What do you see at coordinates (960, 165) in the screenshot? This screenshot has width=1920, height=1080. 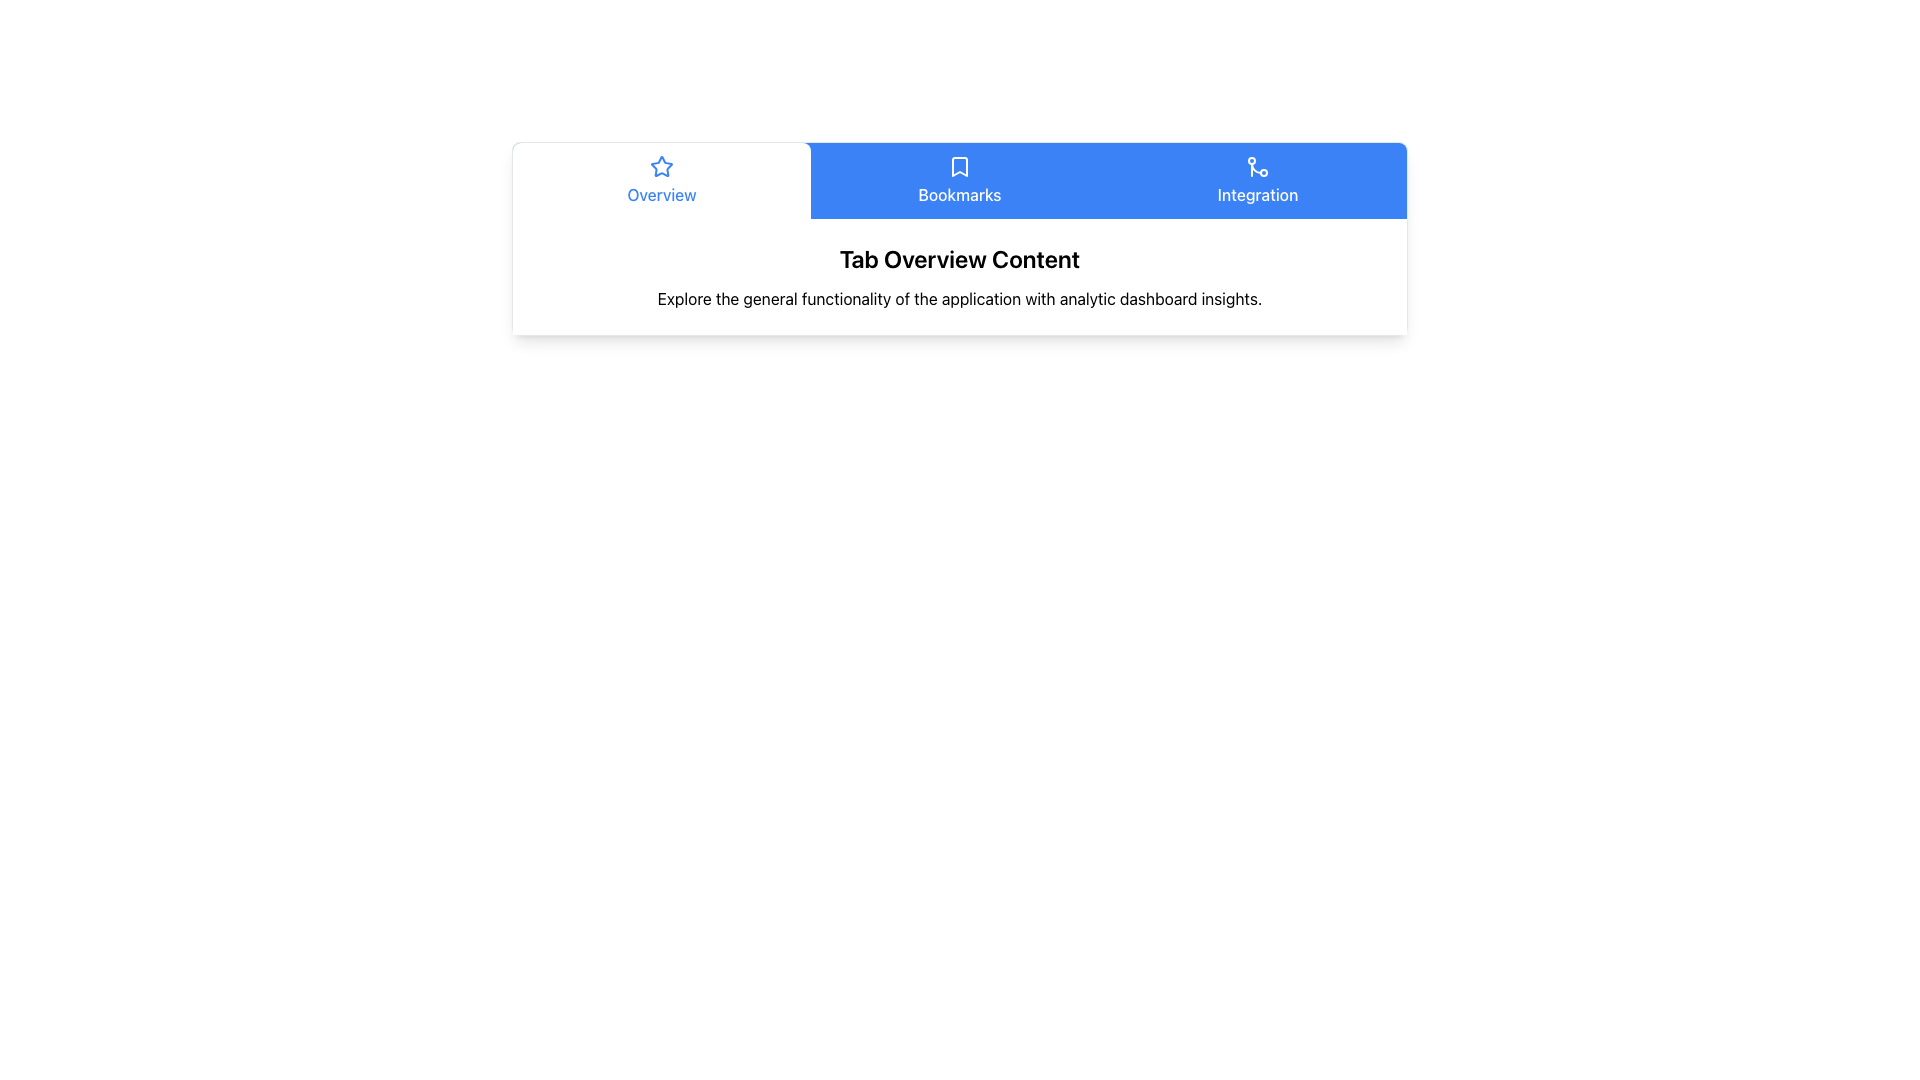 I see `the 'Bookmarks' icon located in the center of the 'Bookmarks' tab` at bounding box center [960, 165].